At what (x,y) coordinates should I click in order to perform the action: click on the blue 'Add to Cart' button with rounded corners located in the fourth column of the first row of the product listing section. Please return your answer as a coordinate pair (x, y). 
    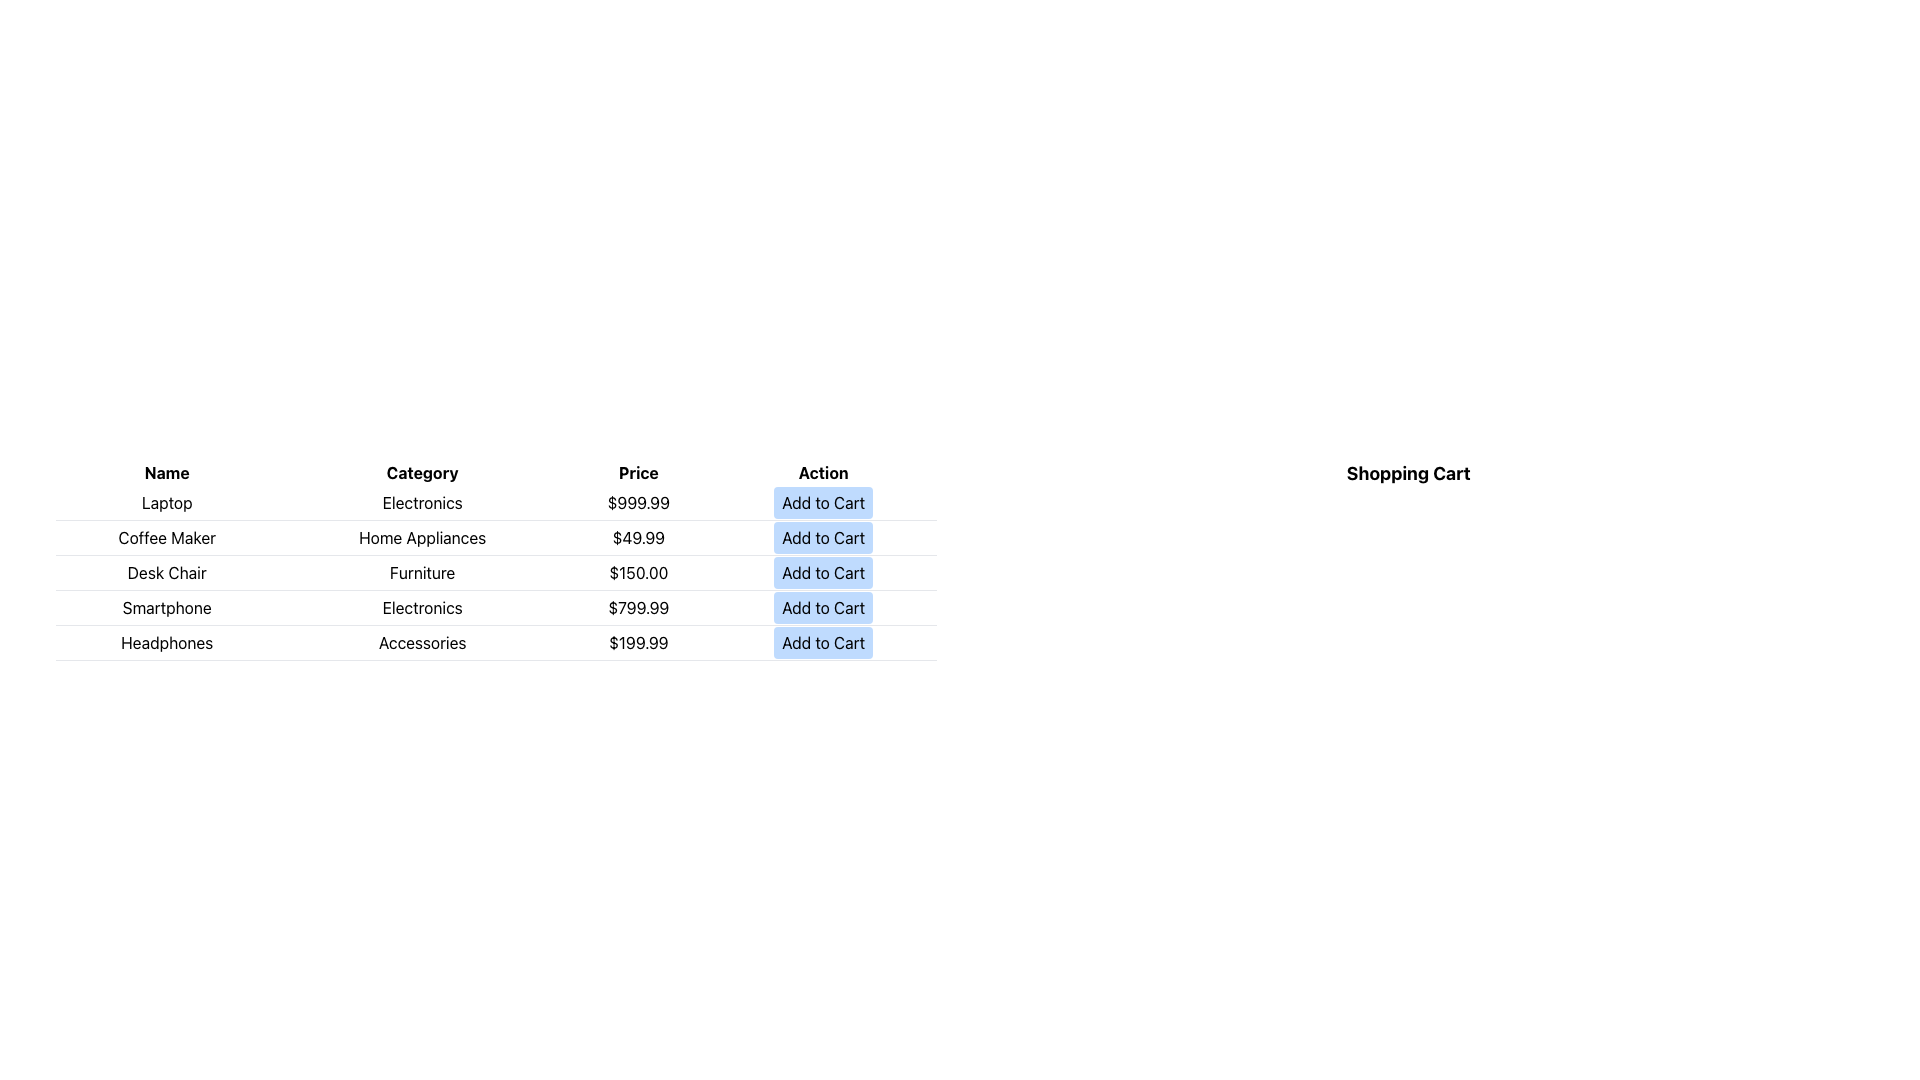
    Looking at the image, I should click on (823, 502).